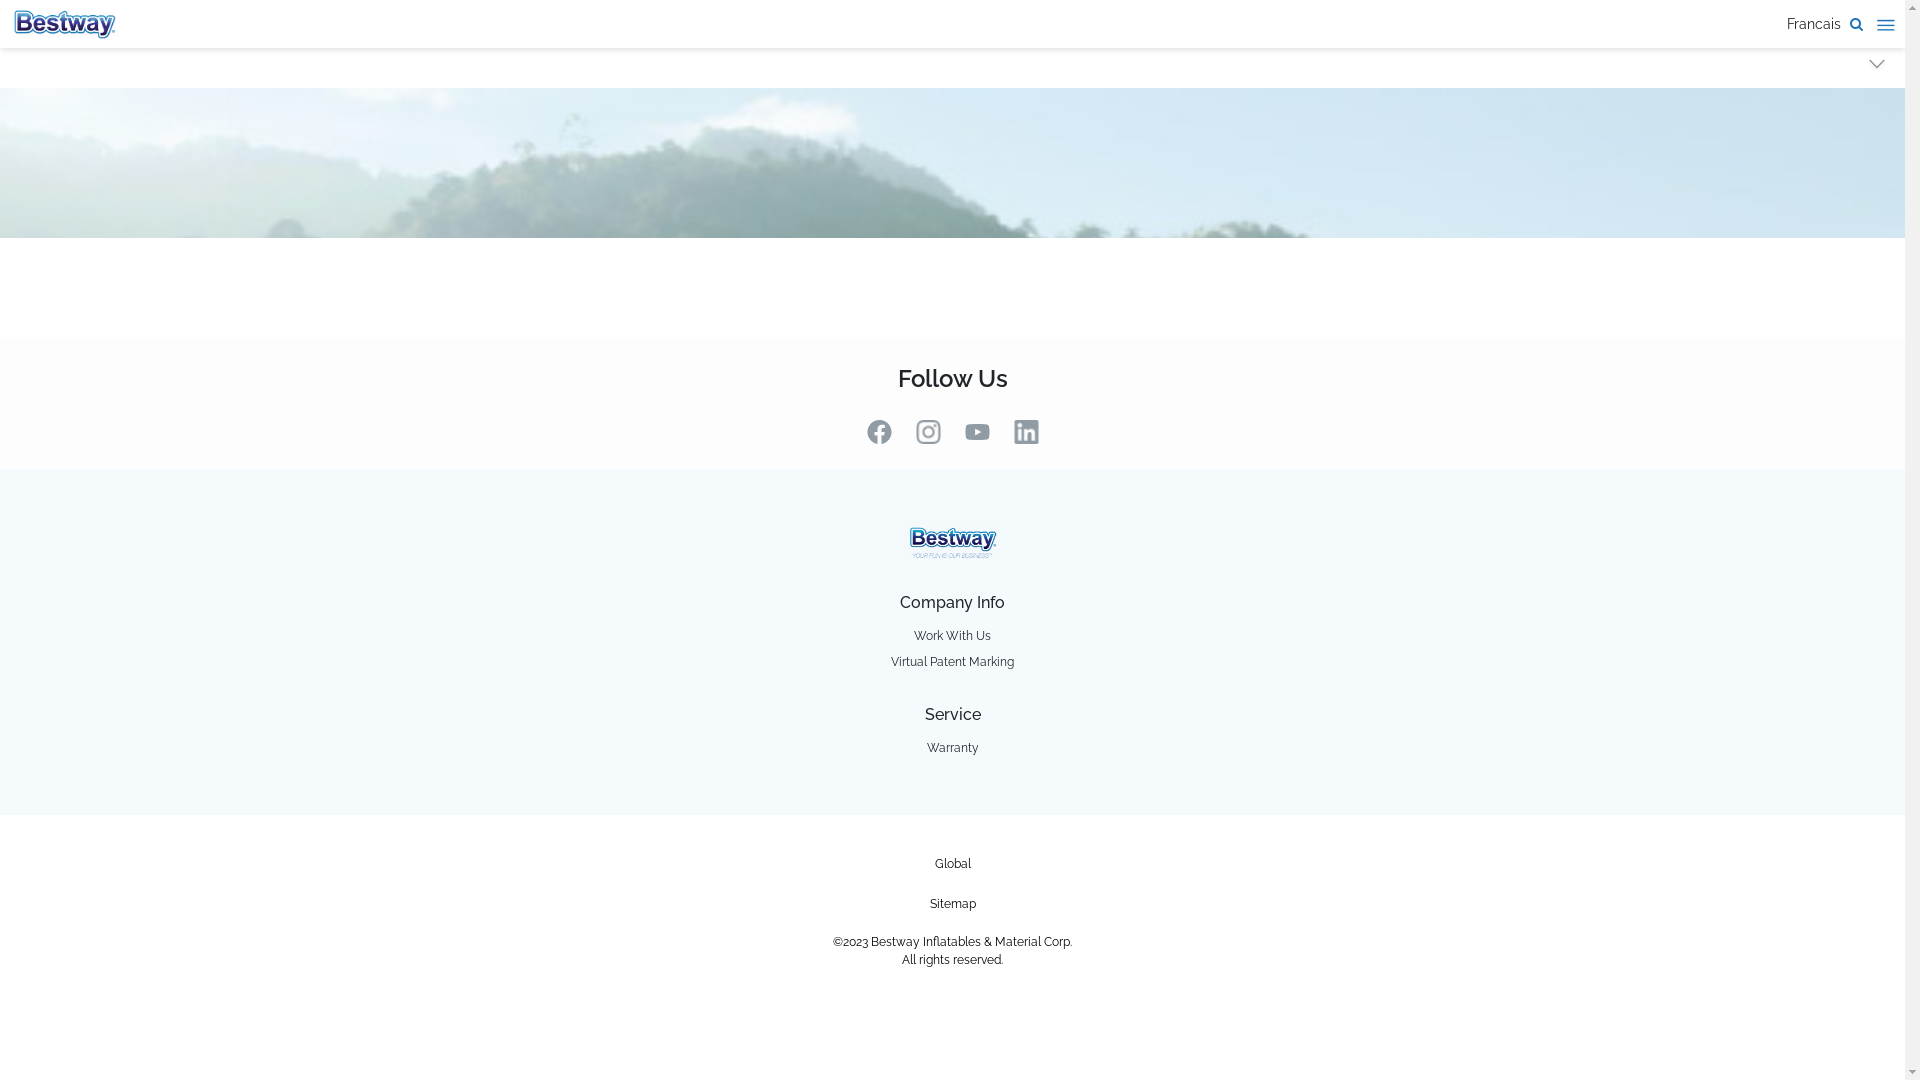 The height and width of the screenshot is (1080, 1920). What do you see at coordinates (1814, 23) in the screenshot?
I see `'Francais'` at bounding box center [1814, 23].